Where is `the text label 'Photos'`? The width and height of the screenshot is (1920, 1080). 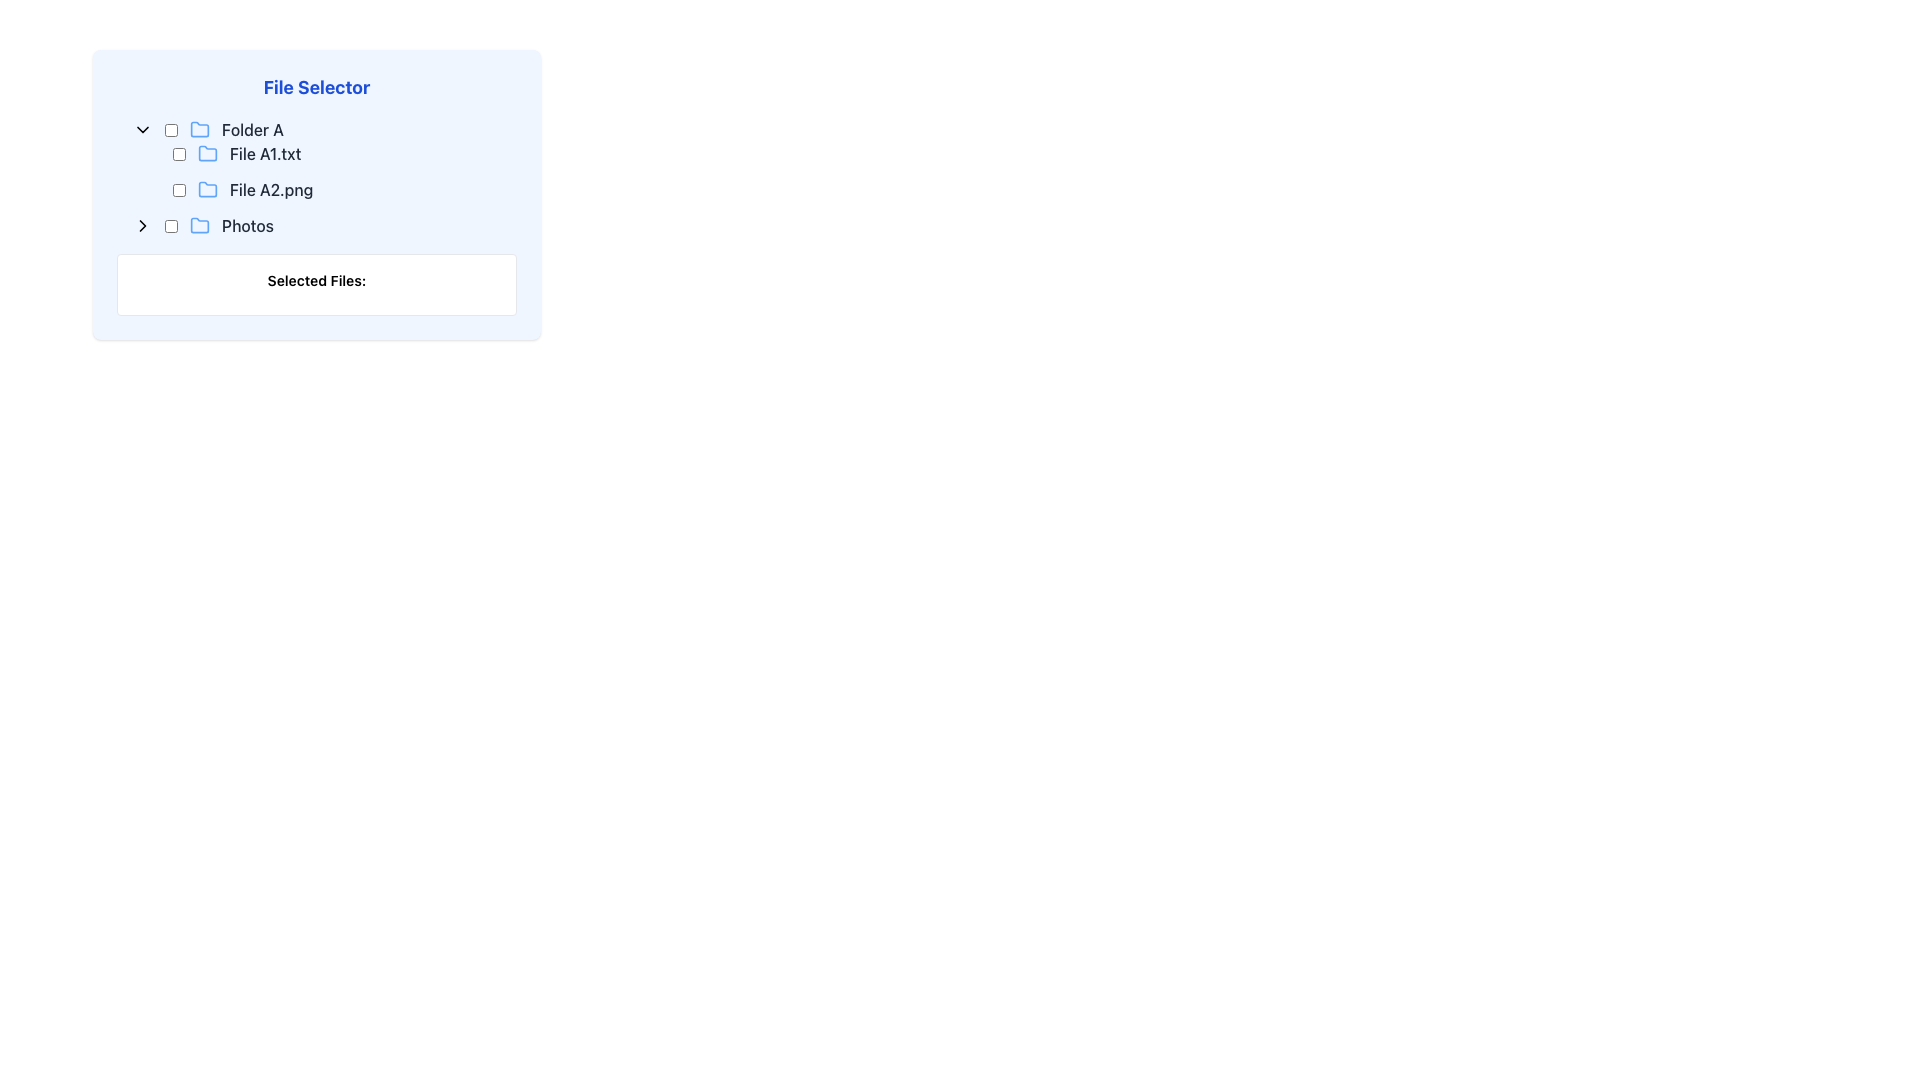
the text label 'Photos' is located at coordinates (247, 225).